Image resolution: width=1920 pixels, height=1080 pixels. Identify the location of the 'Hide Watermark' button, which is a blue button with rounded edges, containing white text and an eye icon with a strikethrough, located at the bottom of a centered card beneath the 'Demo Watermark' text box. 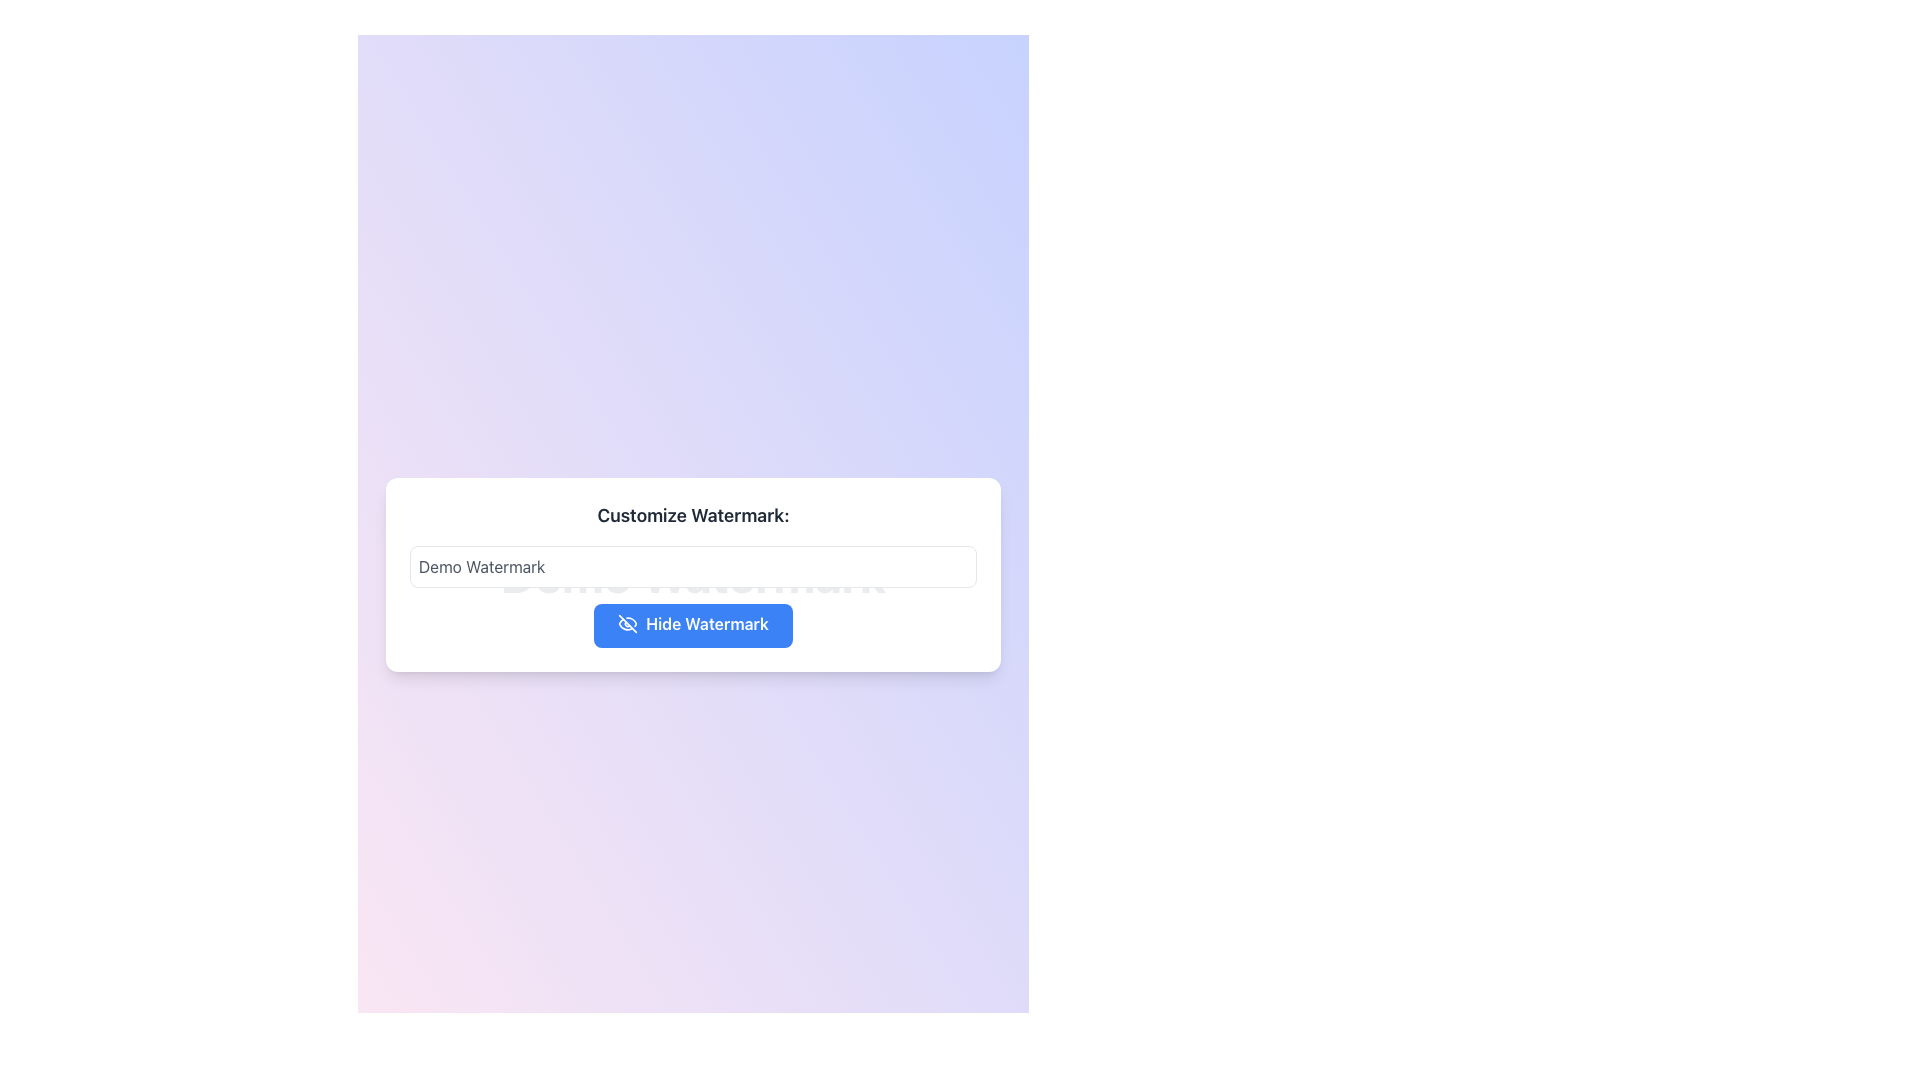
(693, 623).